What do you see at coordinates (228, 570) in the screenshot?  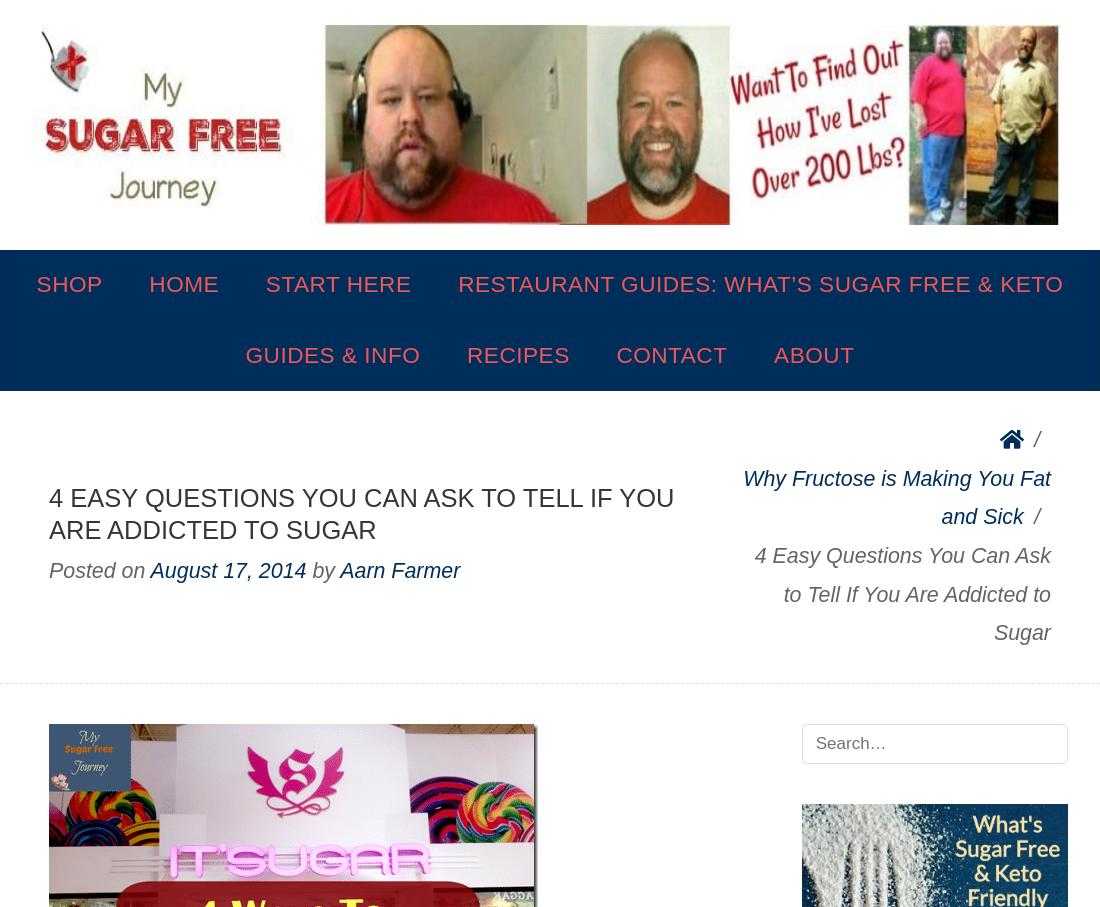 I see `'August 17, 2014'` at bounding box center [228, 570].